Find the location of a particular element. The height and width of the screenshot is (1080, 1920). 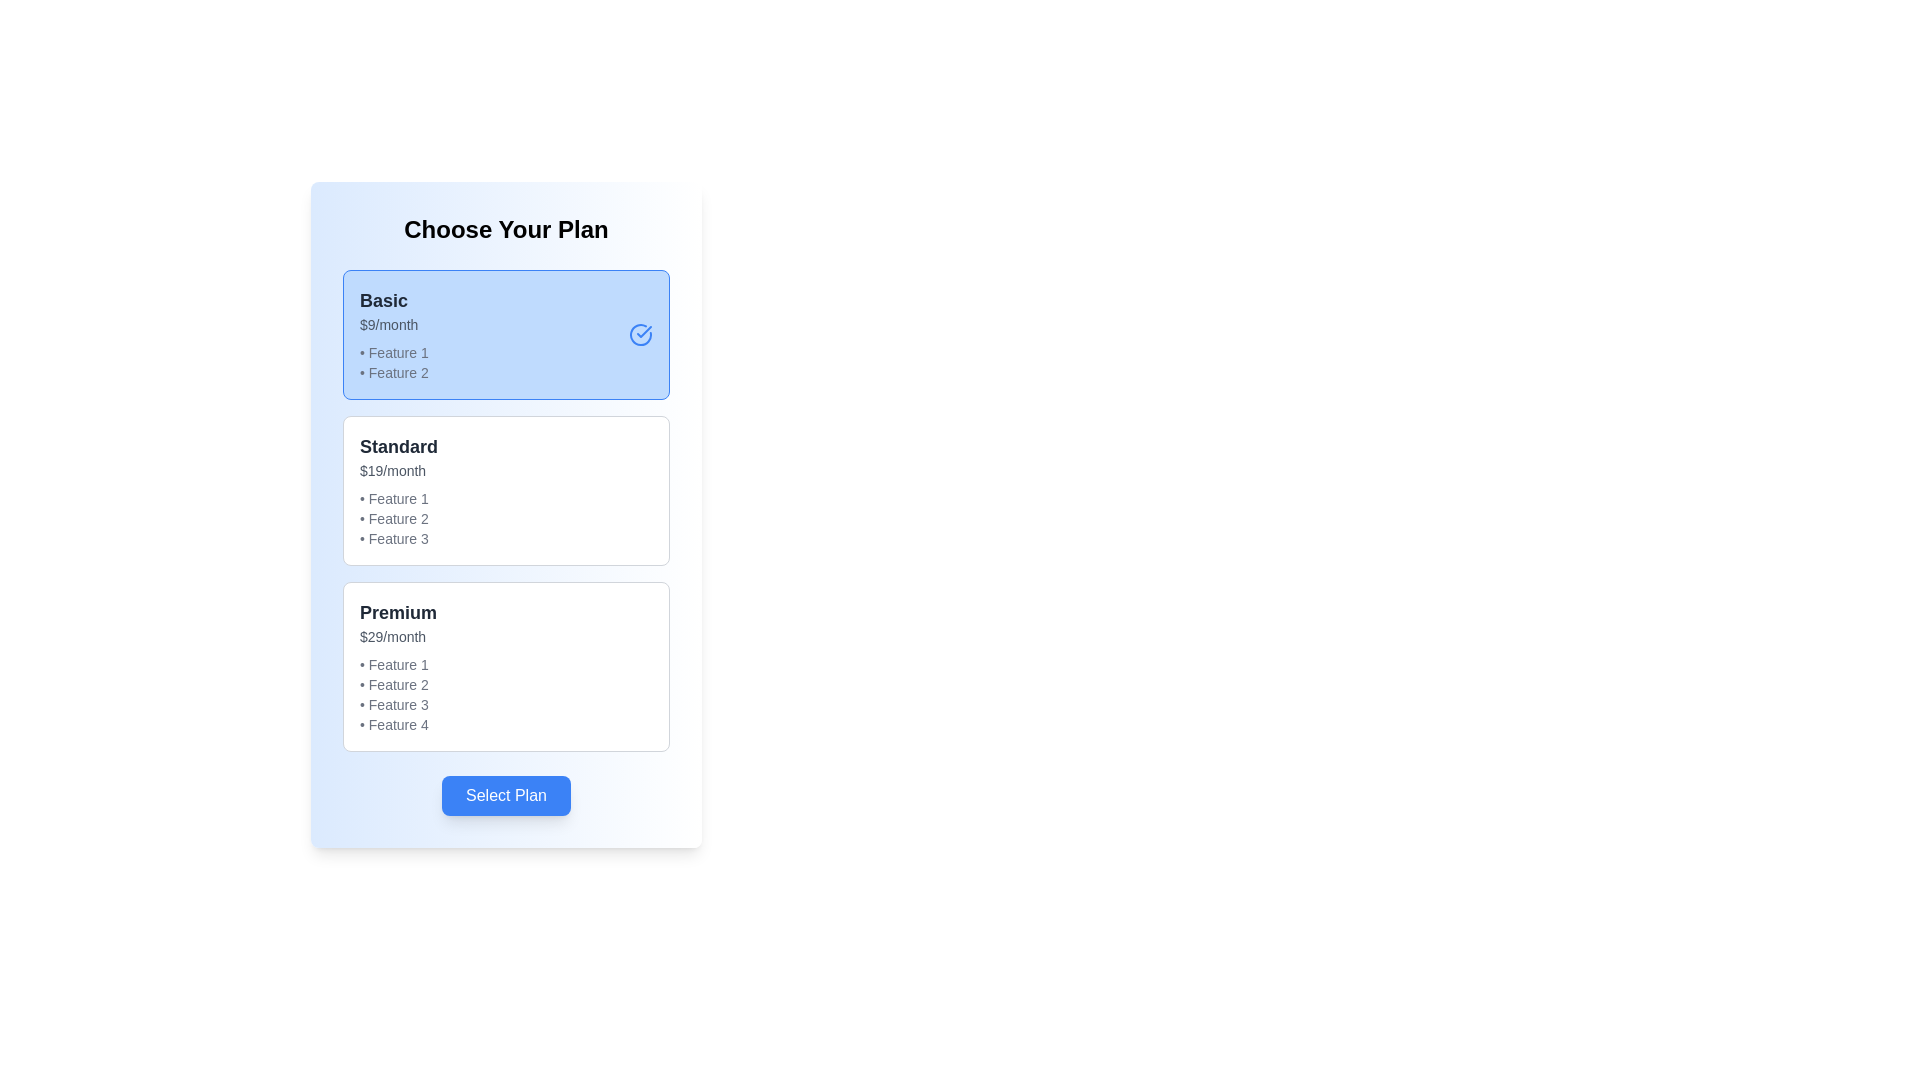

the 'Standard' subscription plan card is located at coordinates (506, 490).